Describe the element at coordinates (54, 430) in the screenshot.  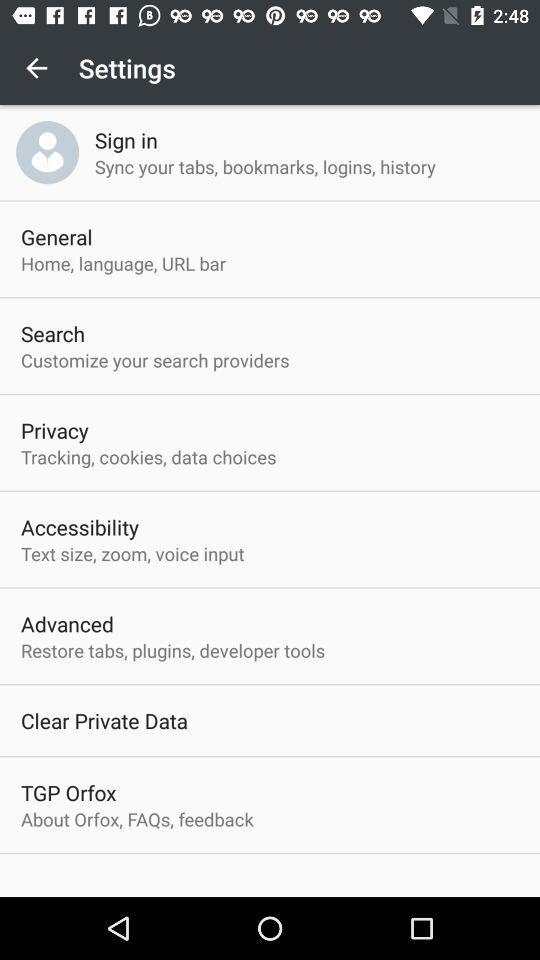
I see `privacy app` at that location.